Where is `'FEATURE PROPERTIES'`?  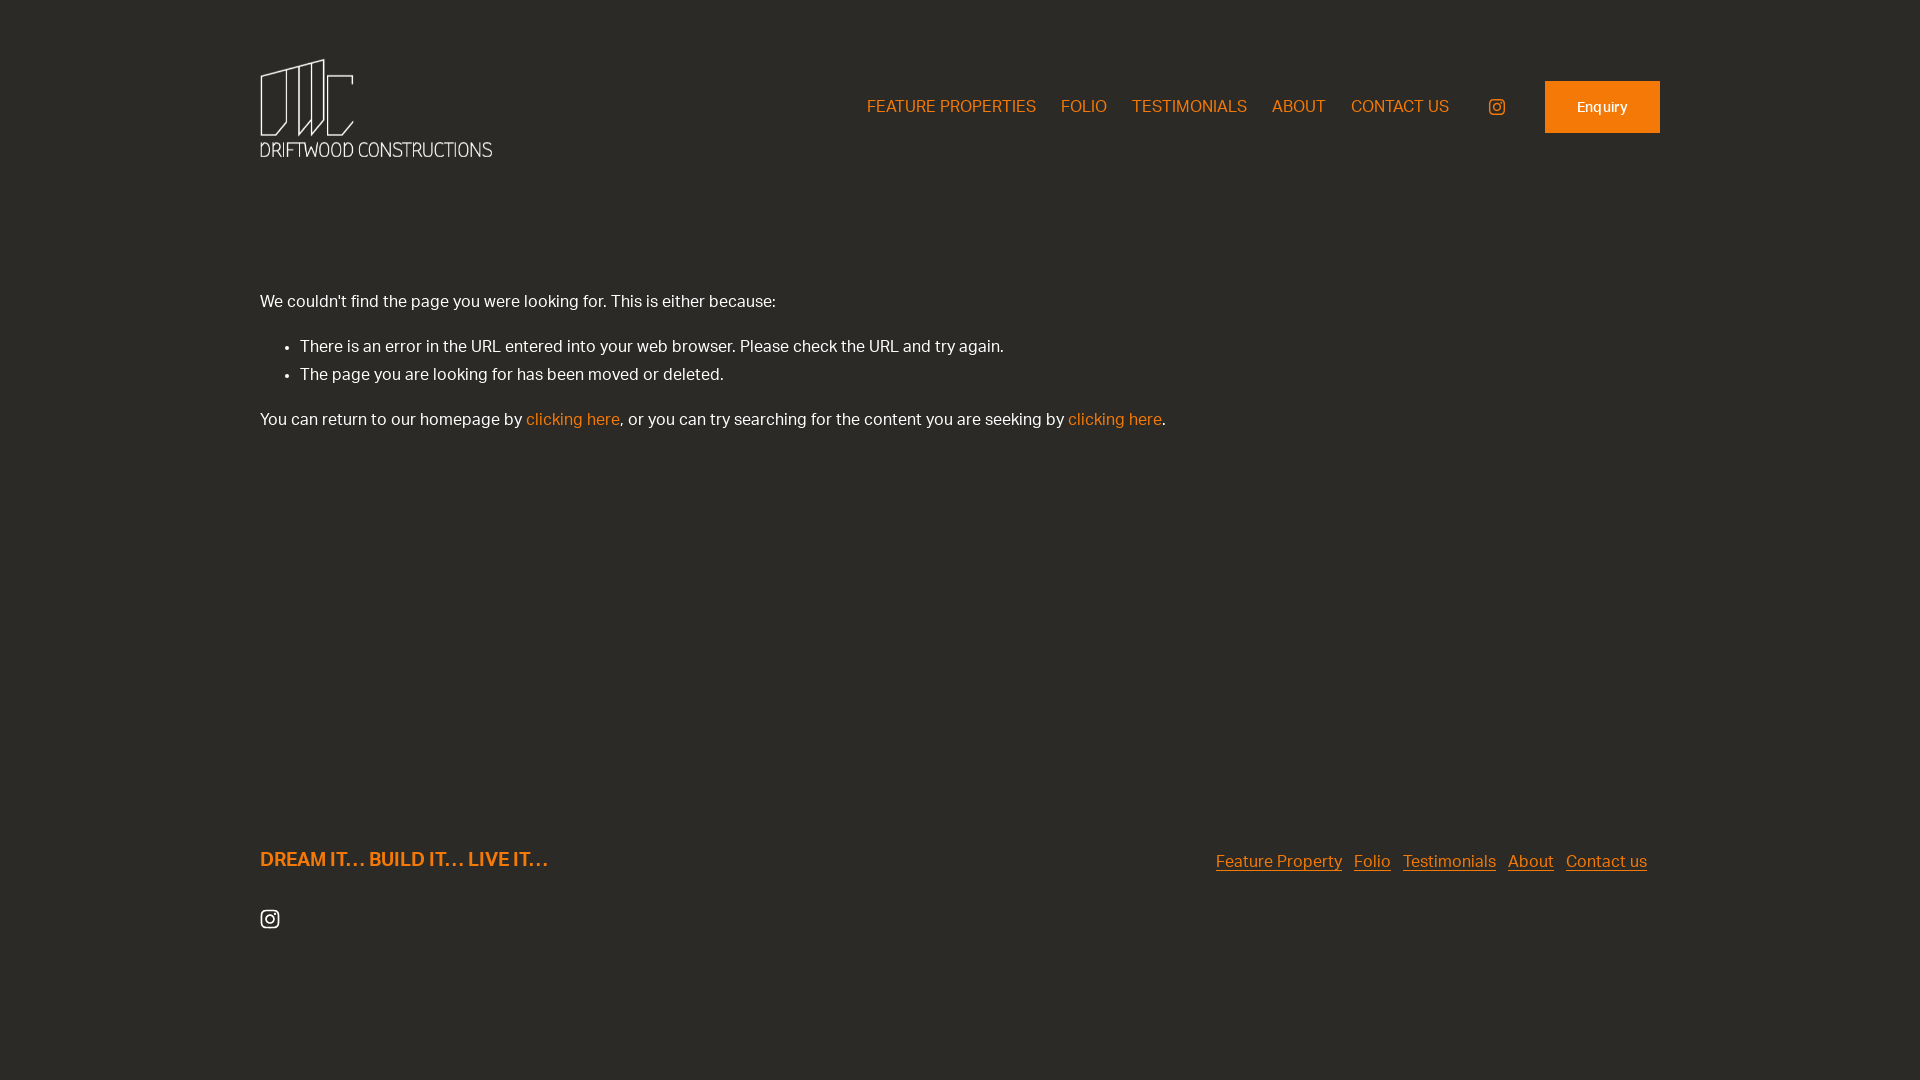 'FEATURE PROPERTIES' is located at coordinates (950, 107).